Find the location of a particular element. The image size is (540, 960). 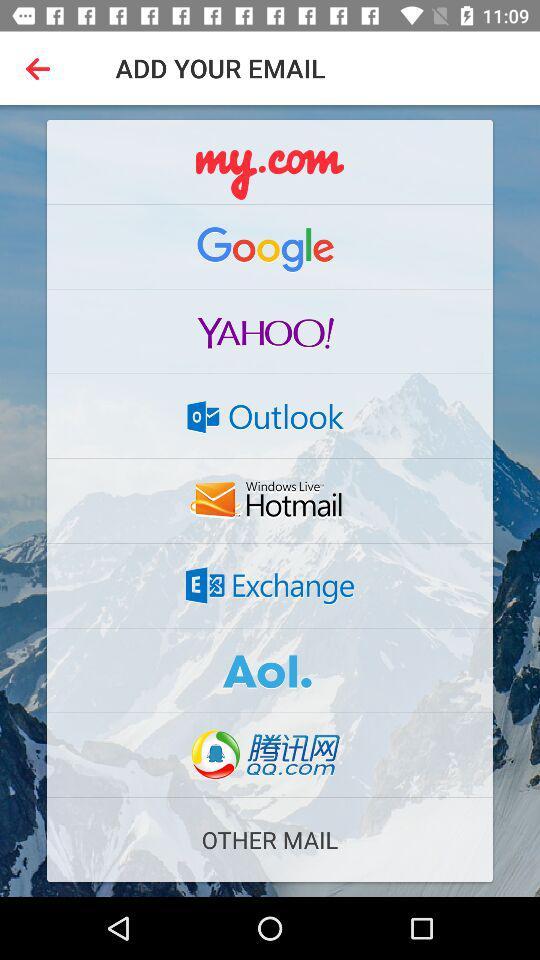

e exchange is located at coordinates (270, 585).